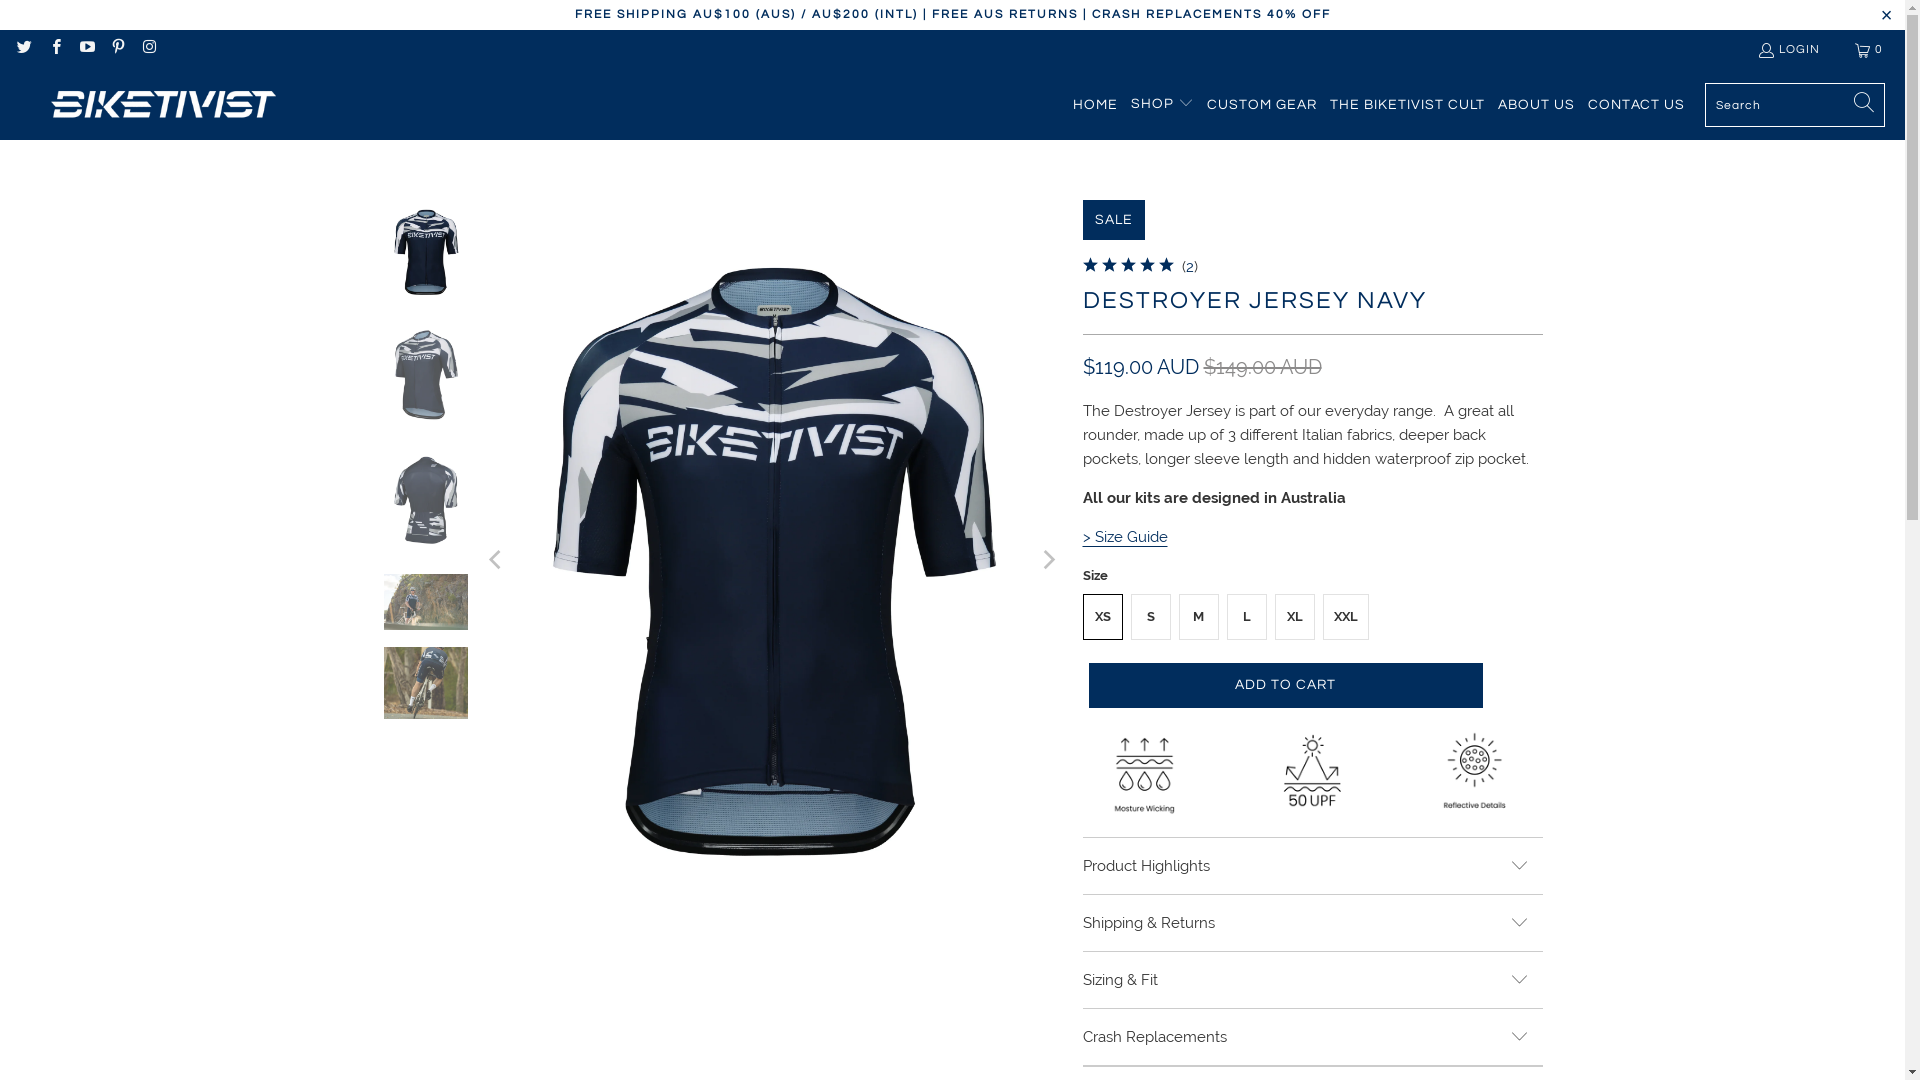  I want to click on 'ADD TO CART', so click(1285, 684).